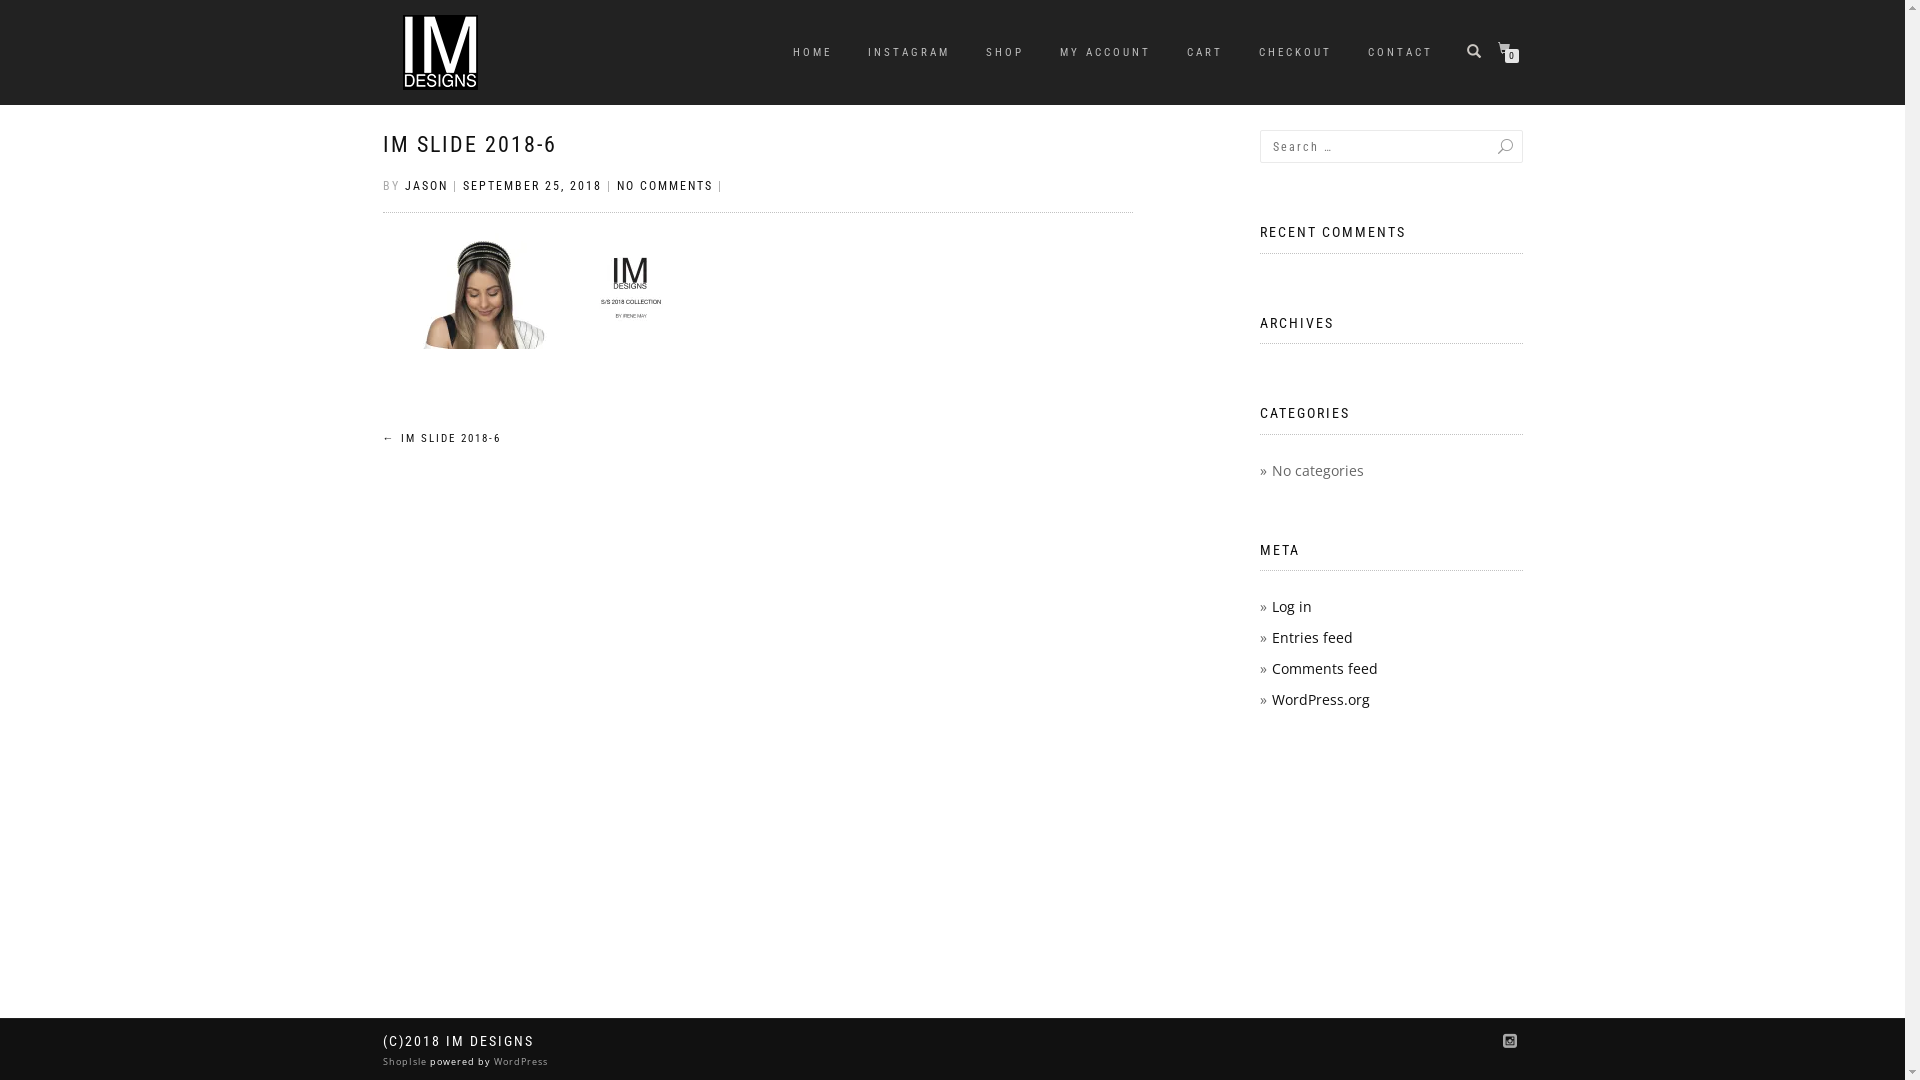  I want to click on 'CONTACT', so click(1398, 52).